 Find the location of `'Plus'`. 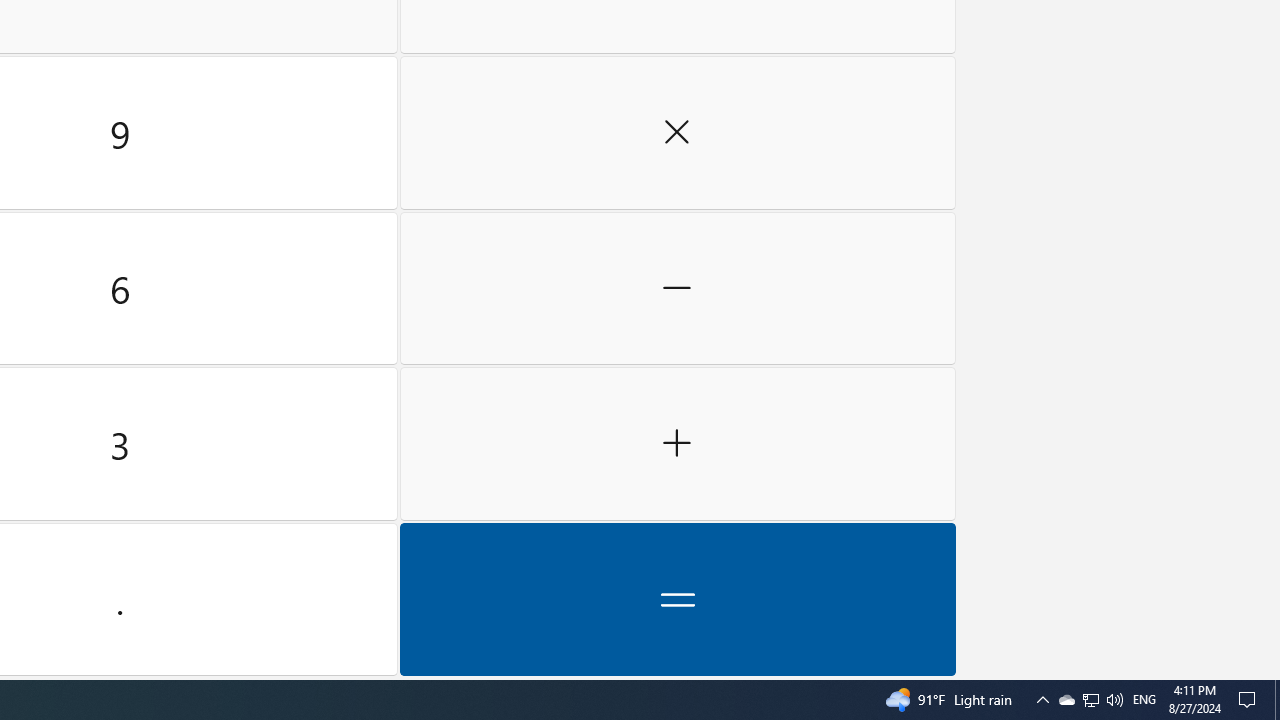

'Plus' is located at coordinates (677, 443).